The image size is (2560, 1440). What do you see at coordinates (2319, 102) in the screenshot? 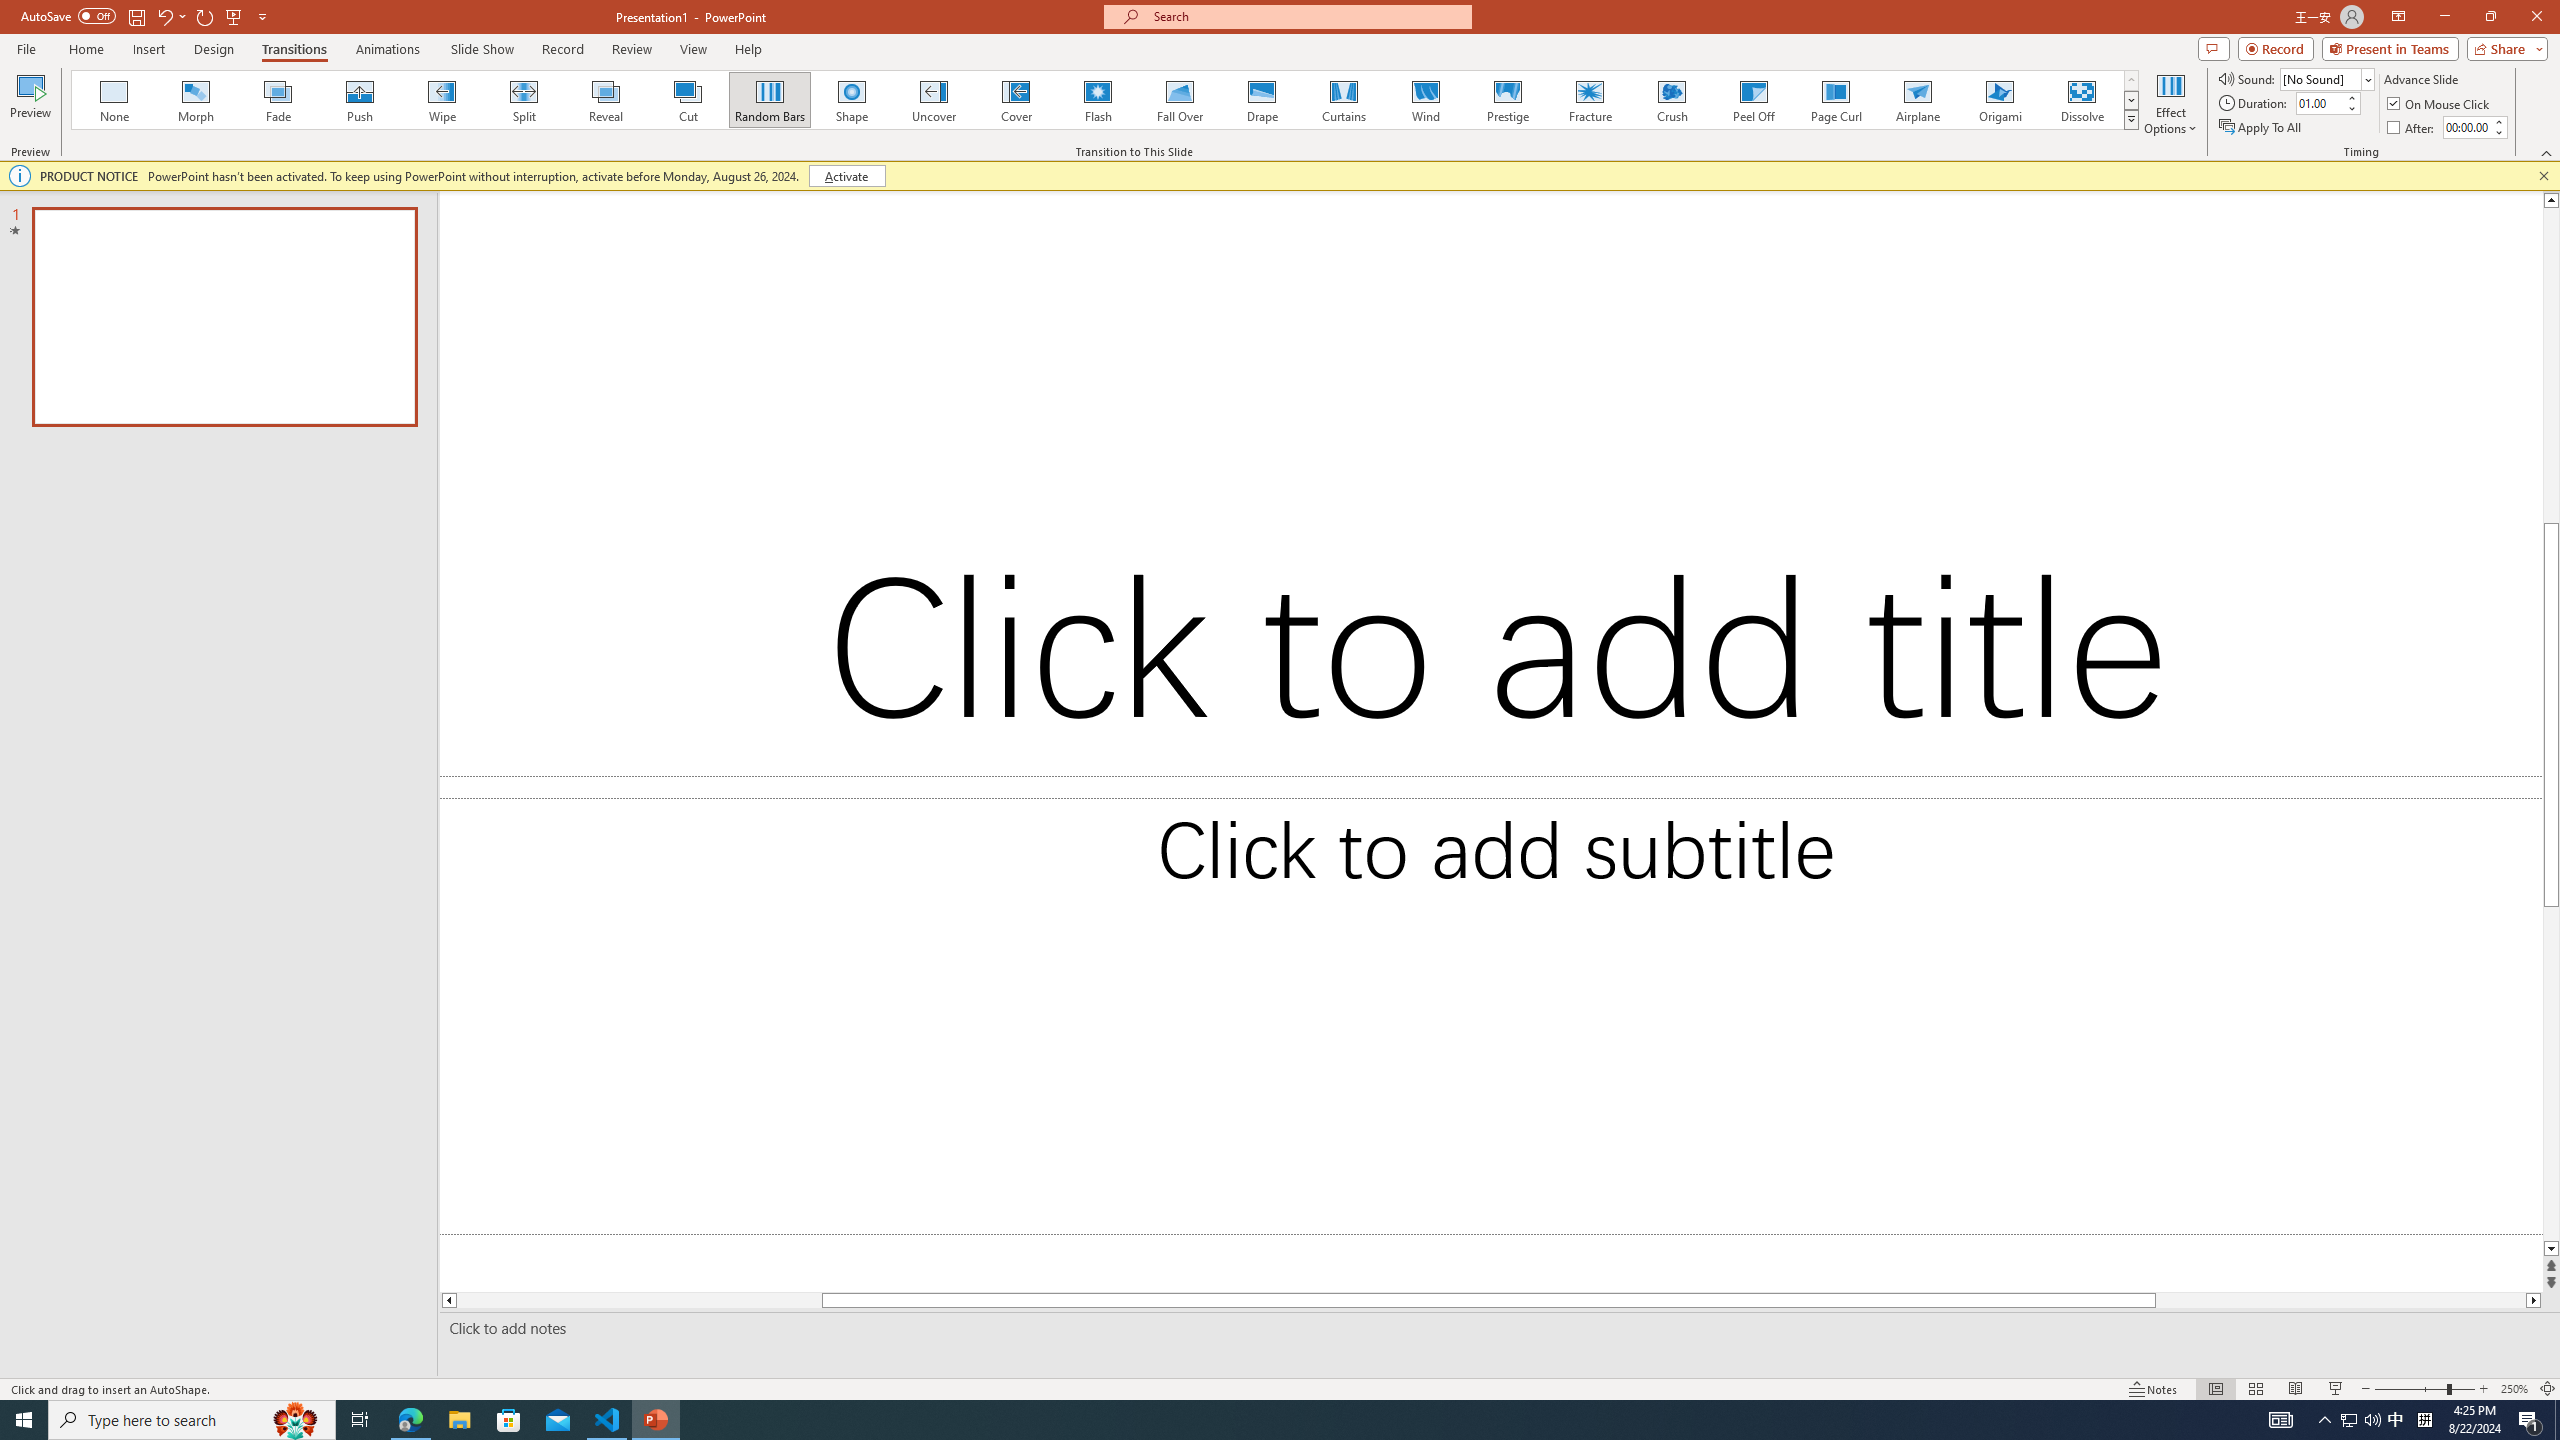
I see `'Duration'` at bounding box center [2319, 102].